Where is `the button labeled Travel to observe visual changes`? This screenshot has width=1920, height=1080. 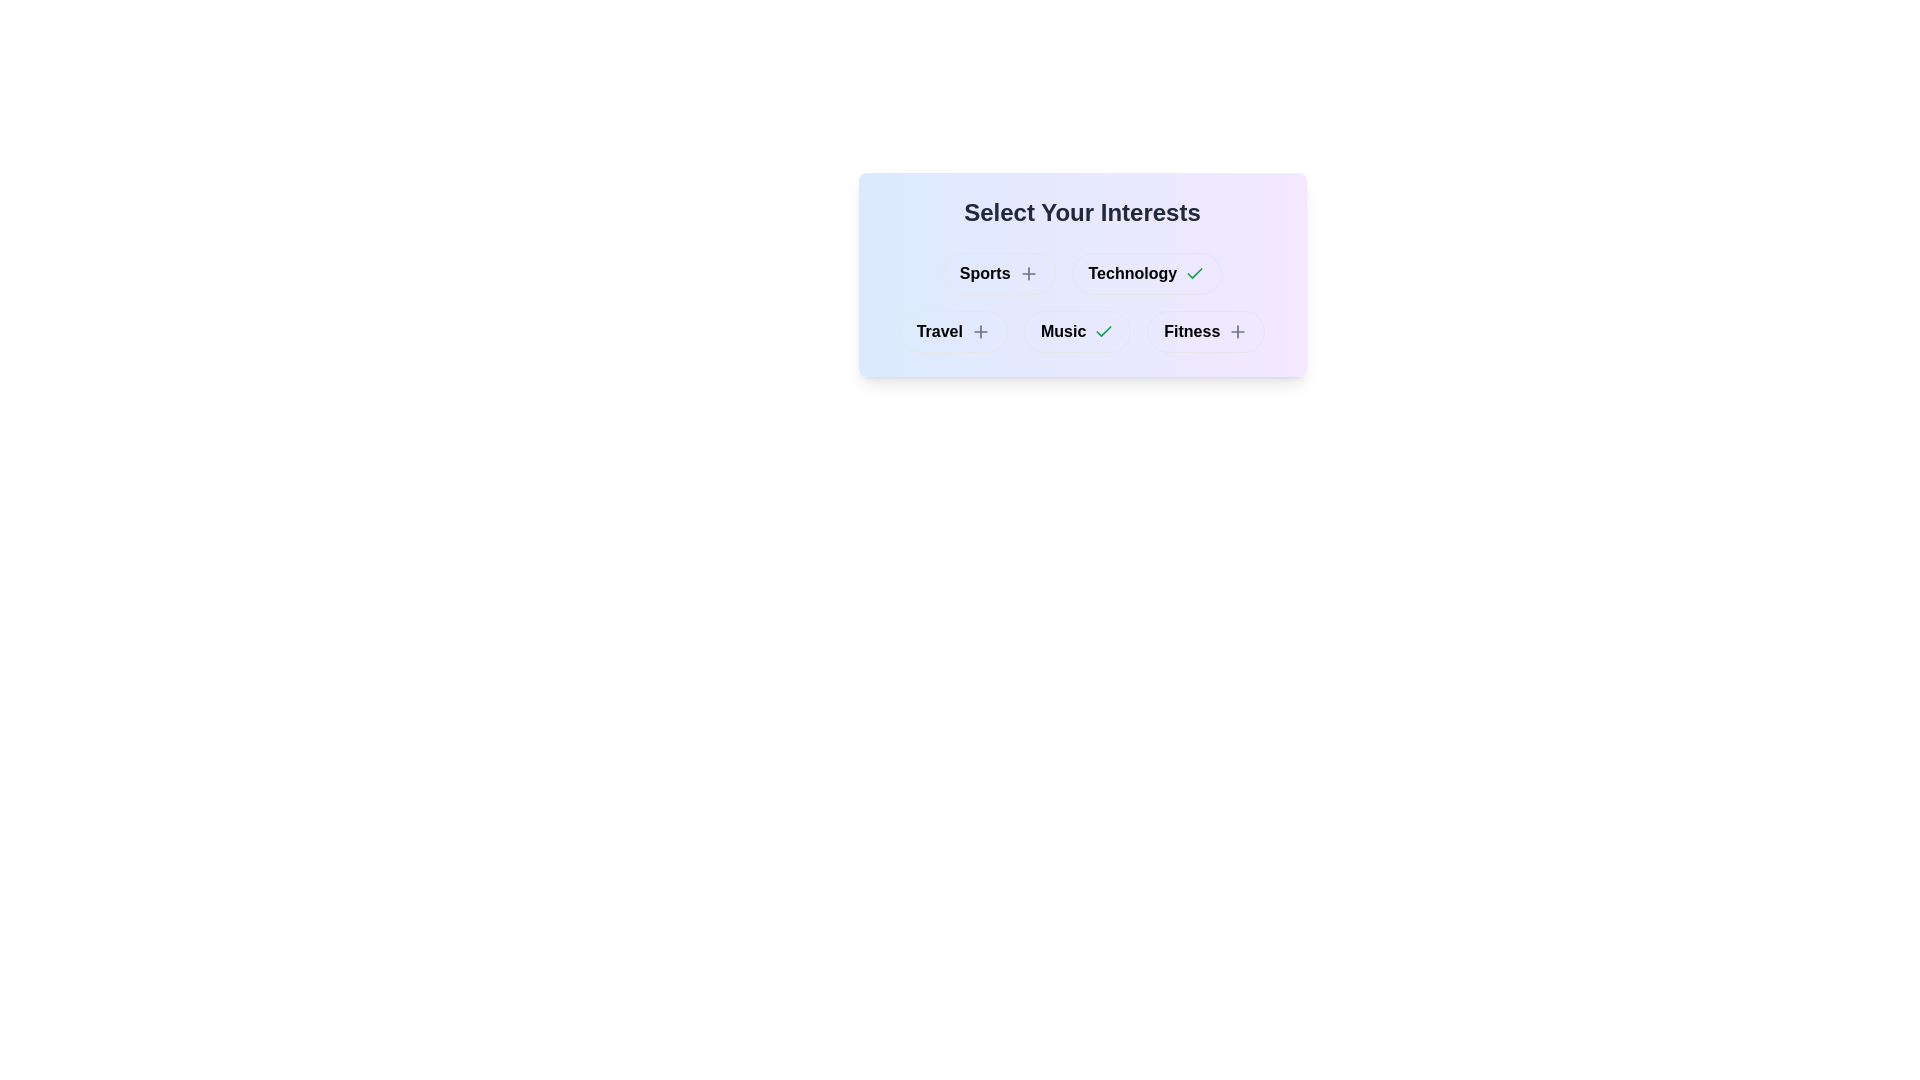
the button labeled Travel to observe visual changes is located at coordinates (953, 330).